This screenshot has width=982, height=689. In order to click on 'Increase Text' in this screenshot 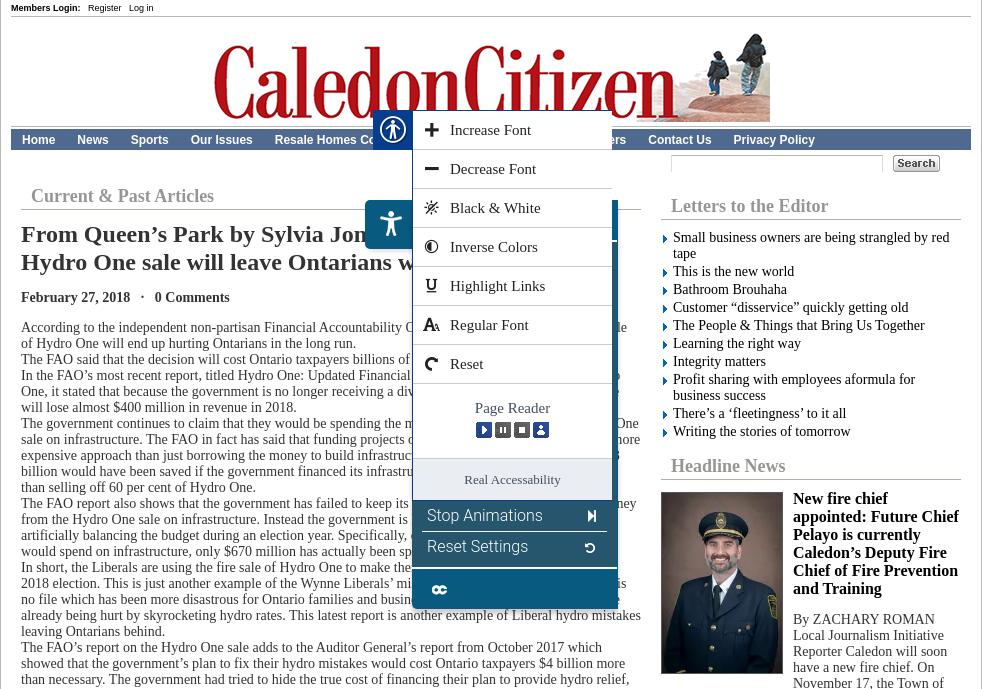, I will do `click(473, 261)`.